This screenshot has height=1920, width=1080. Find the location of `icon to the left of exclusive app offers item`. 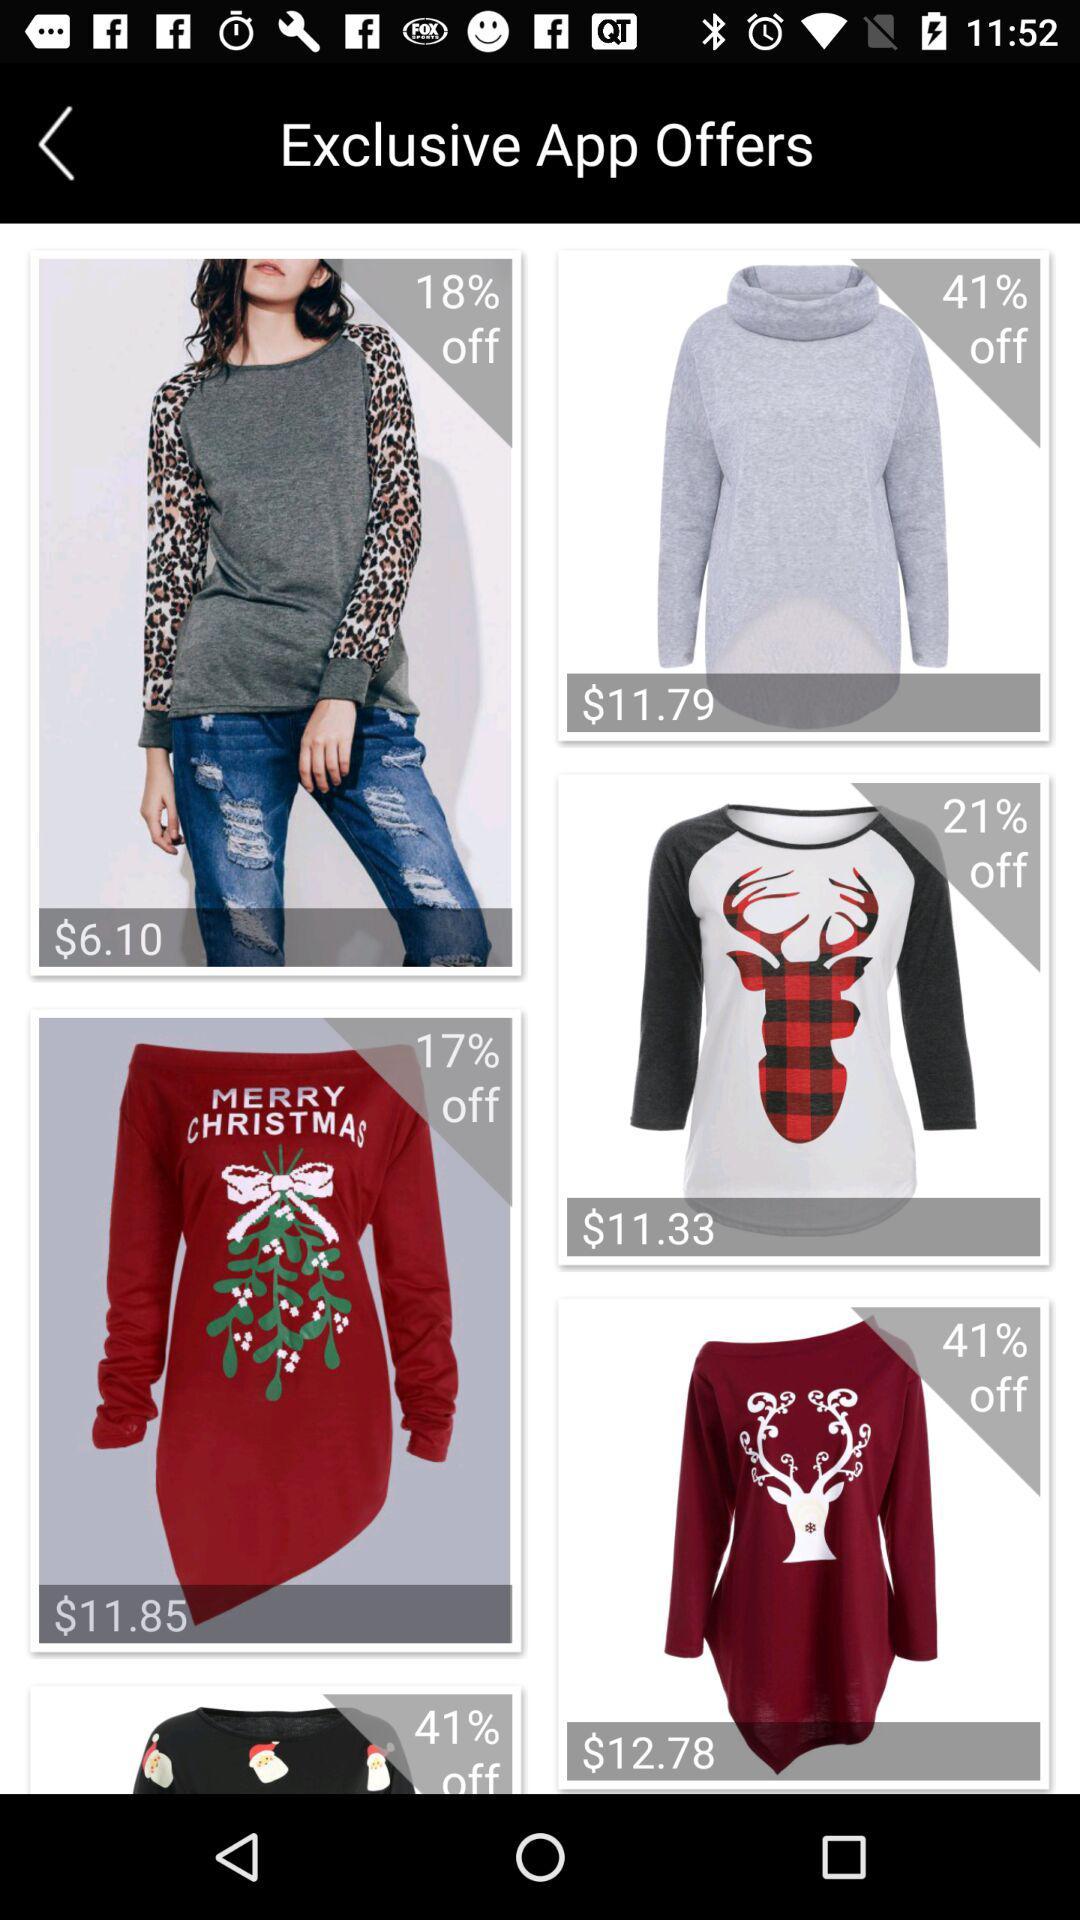

icon to the left of exclusive app offers item is located at coordinates (55, 142).